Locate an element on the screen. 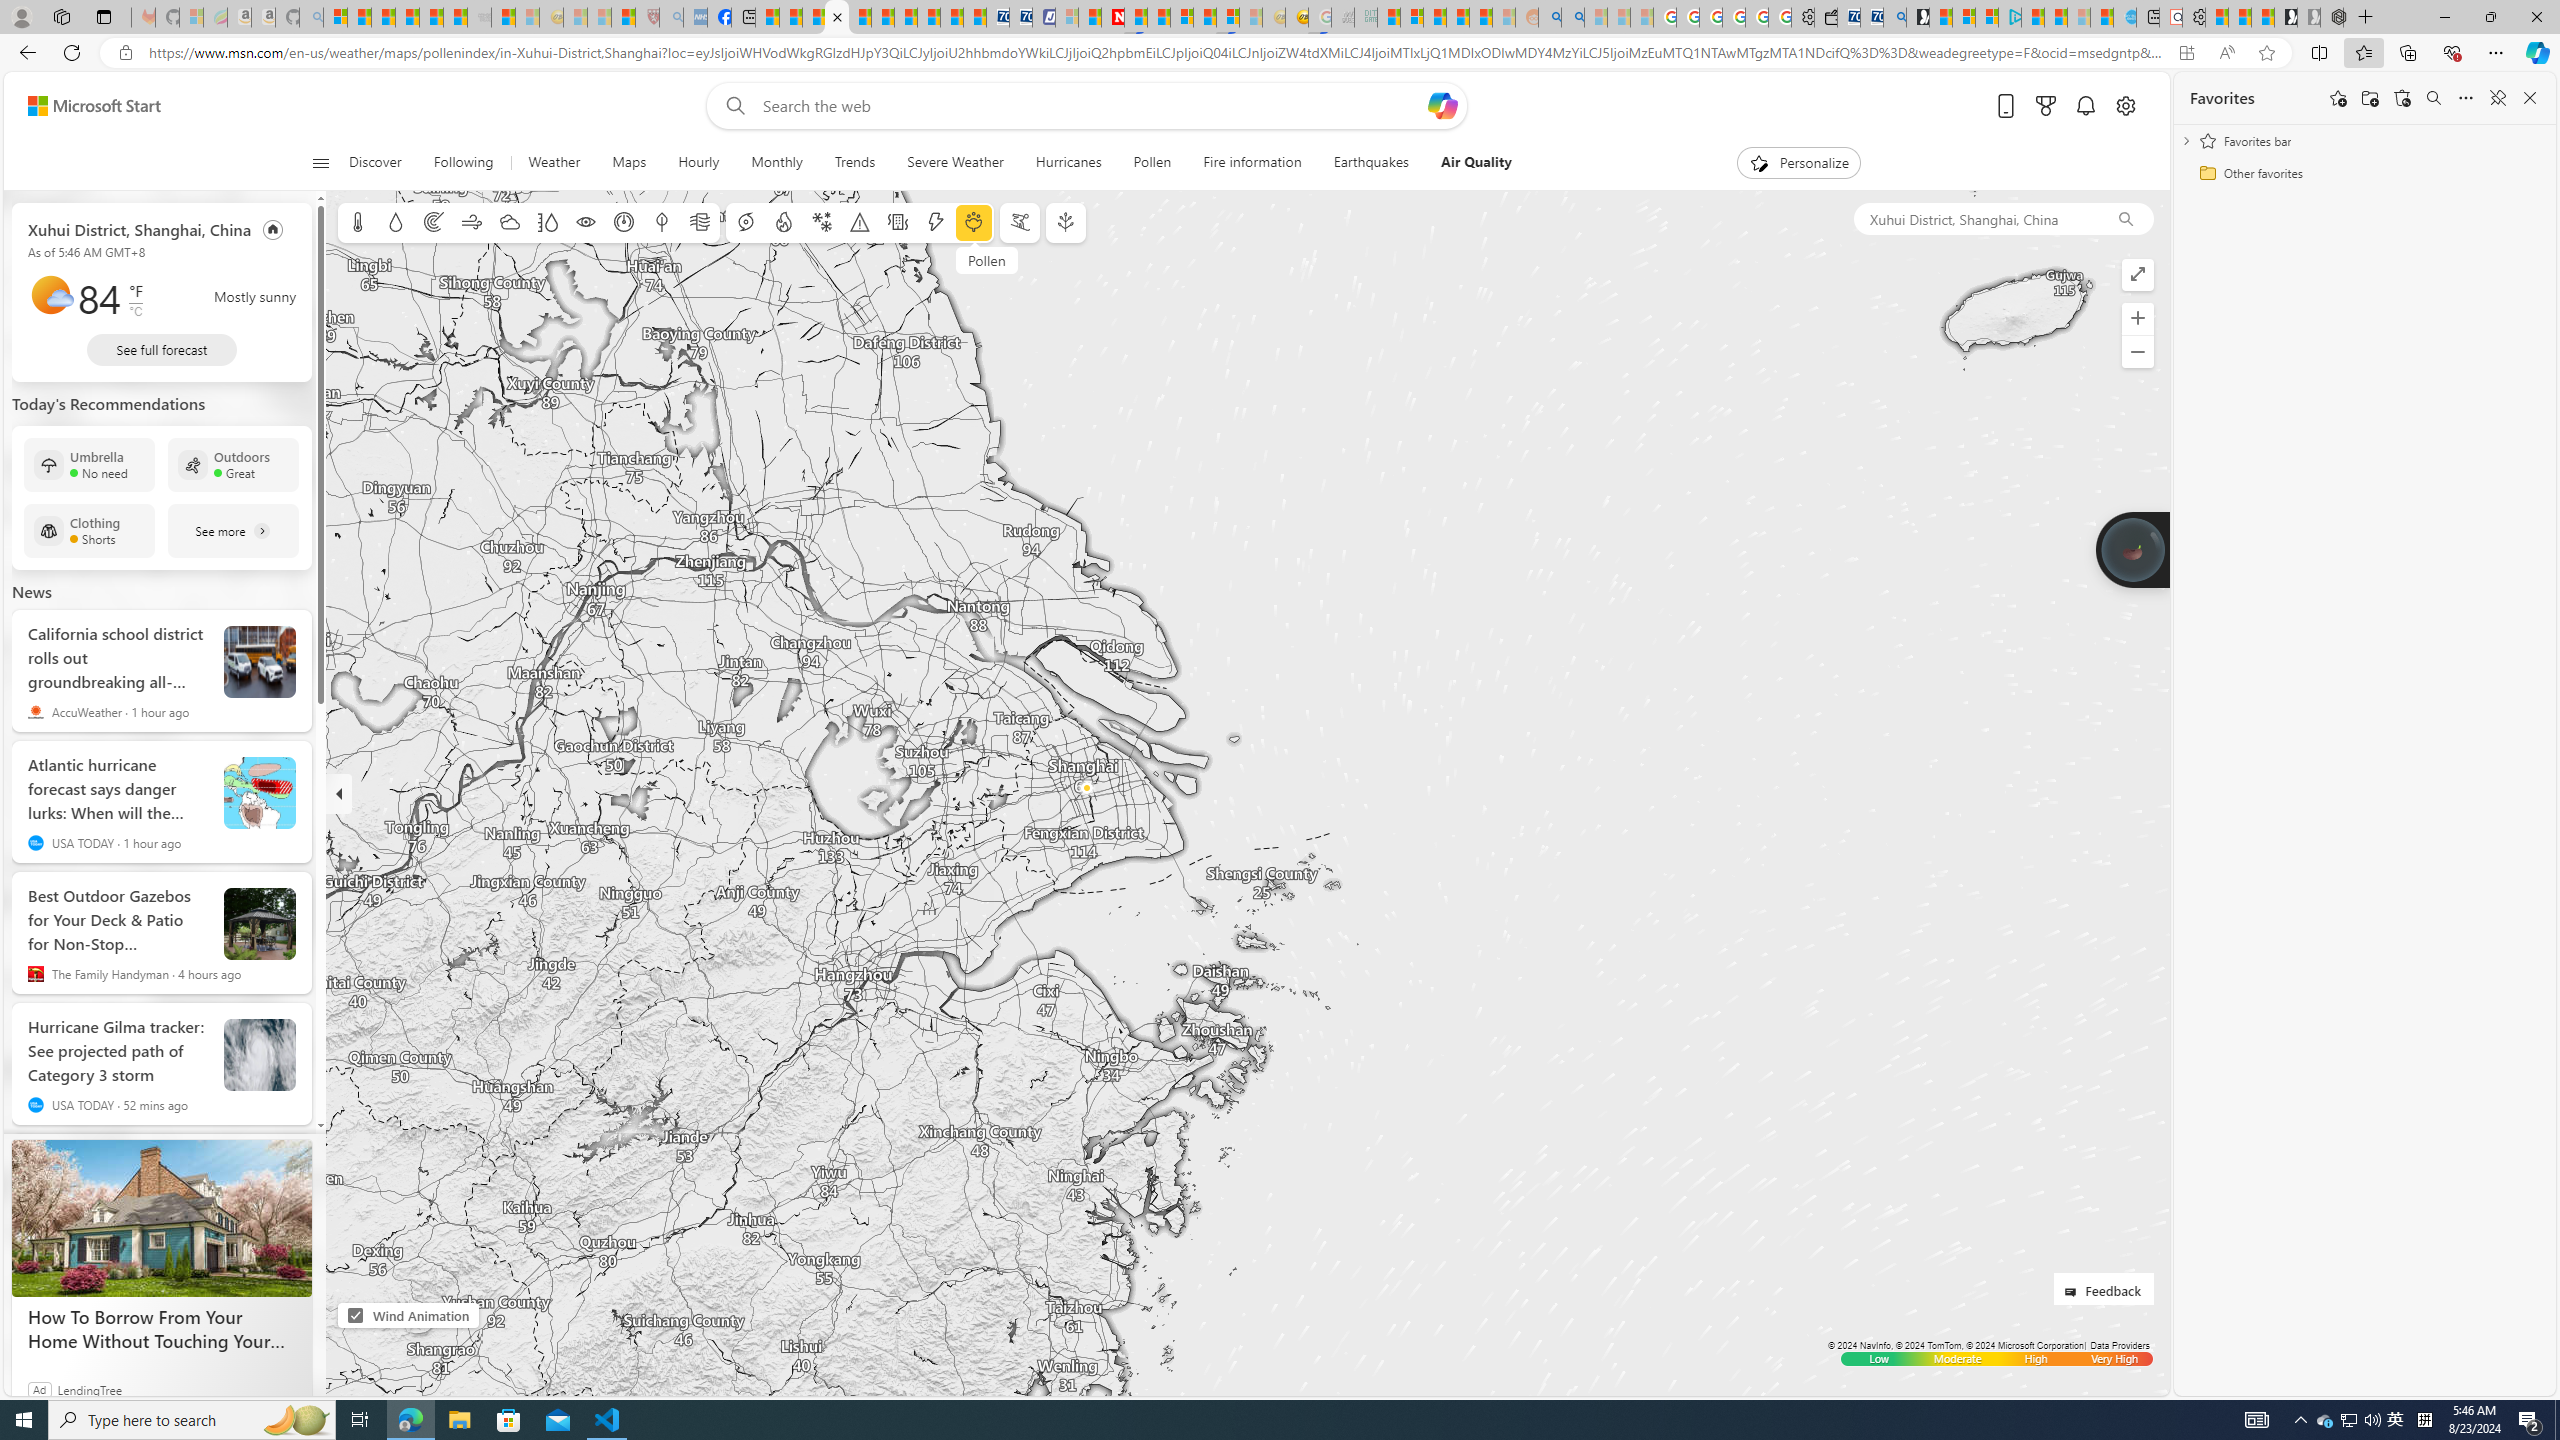 The image size is (2560, 1440). 'Latest Politics News & Archive | Newsweek.com' is located at coordinates (1112, 16).